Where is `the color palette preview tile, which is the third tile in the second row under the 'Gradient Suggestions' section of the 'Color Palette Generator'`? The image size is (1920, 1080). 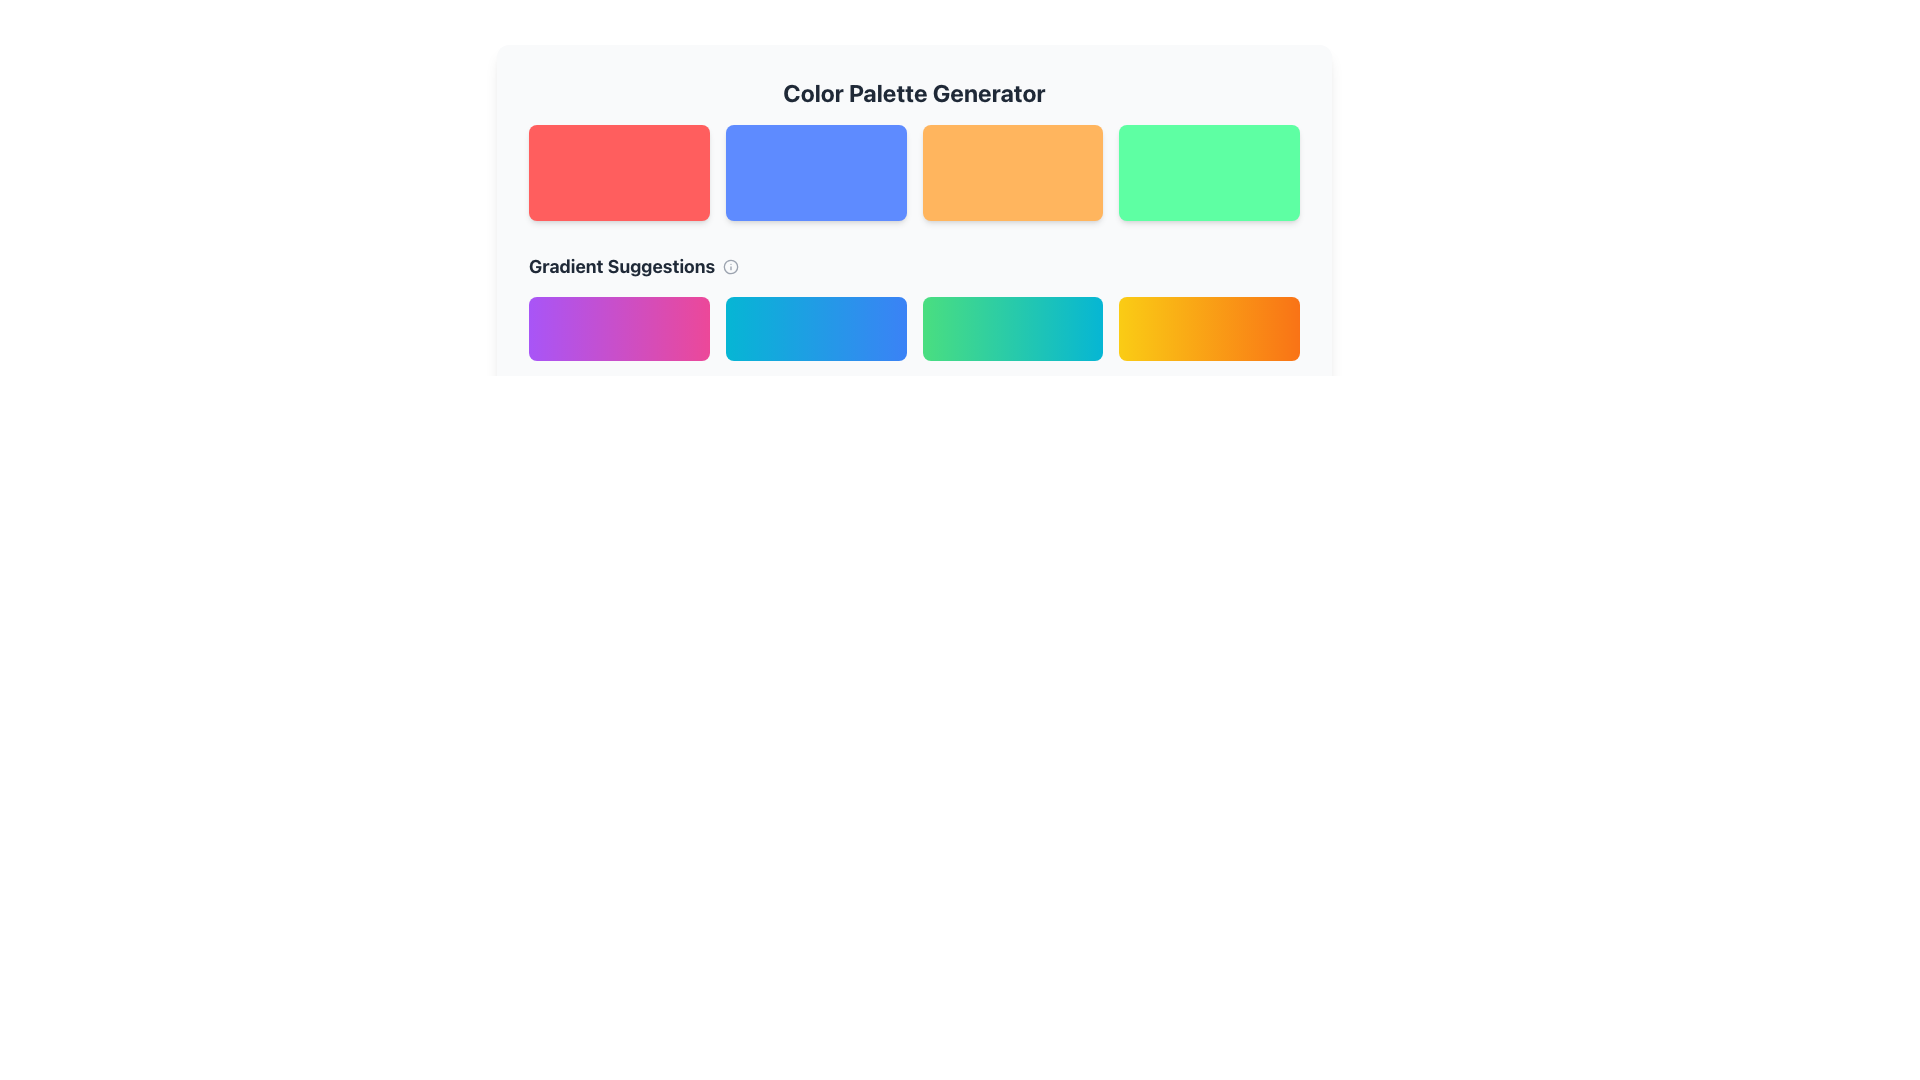
the color palette preview tile, which is the third tile in the second row under the 'Gradient Suggestions' section of the 'Color Palette Generator' is located at coordinates (913, 300).